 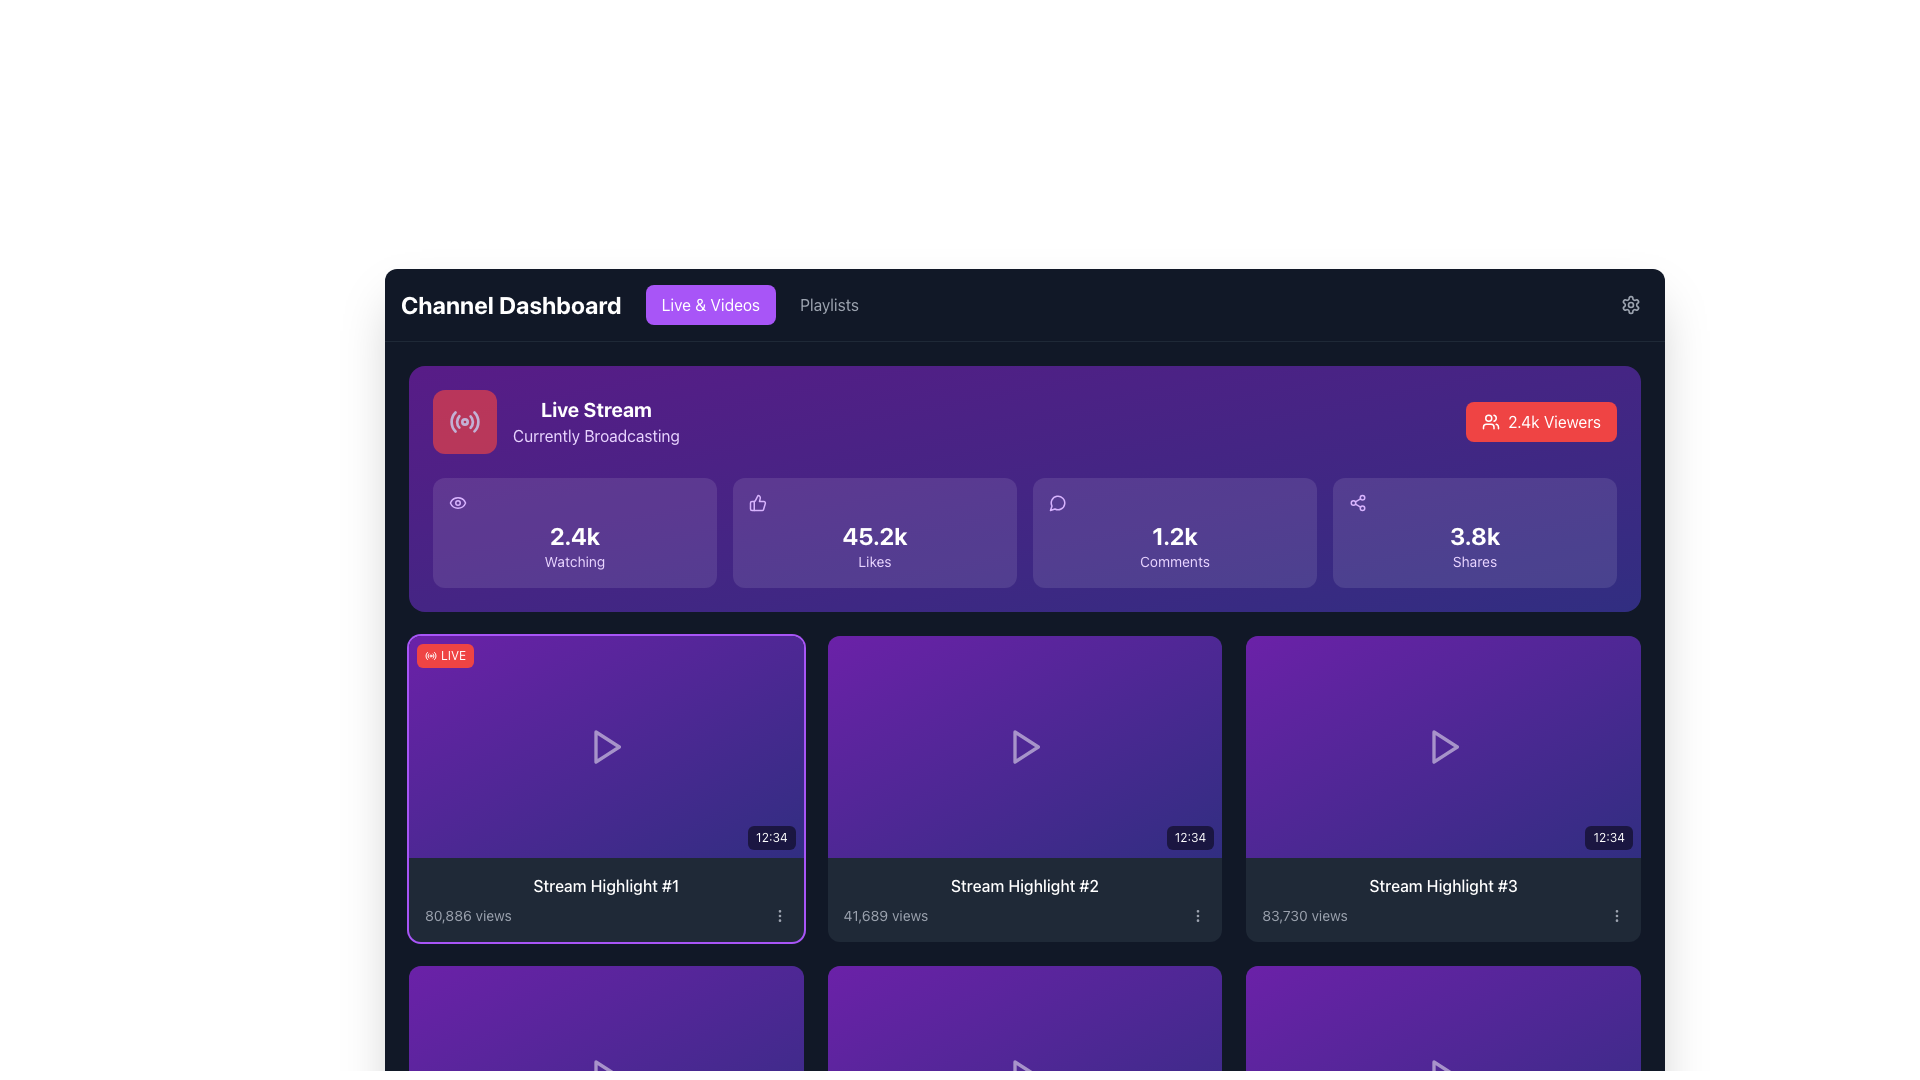 I want to click on the representation of the settings icon located, so click(x=1631, y=304).